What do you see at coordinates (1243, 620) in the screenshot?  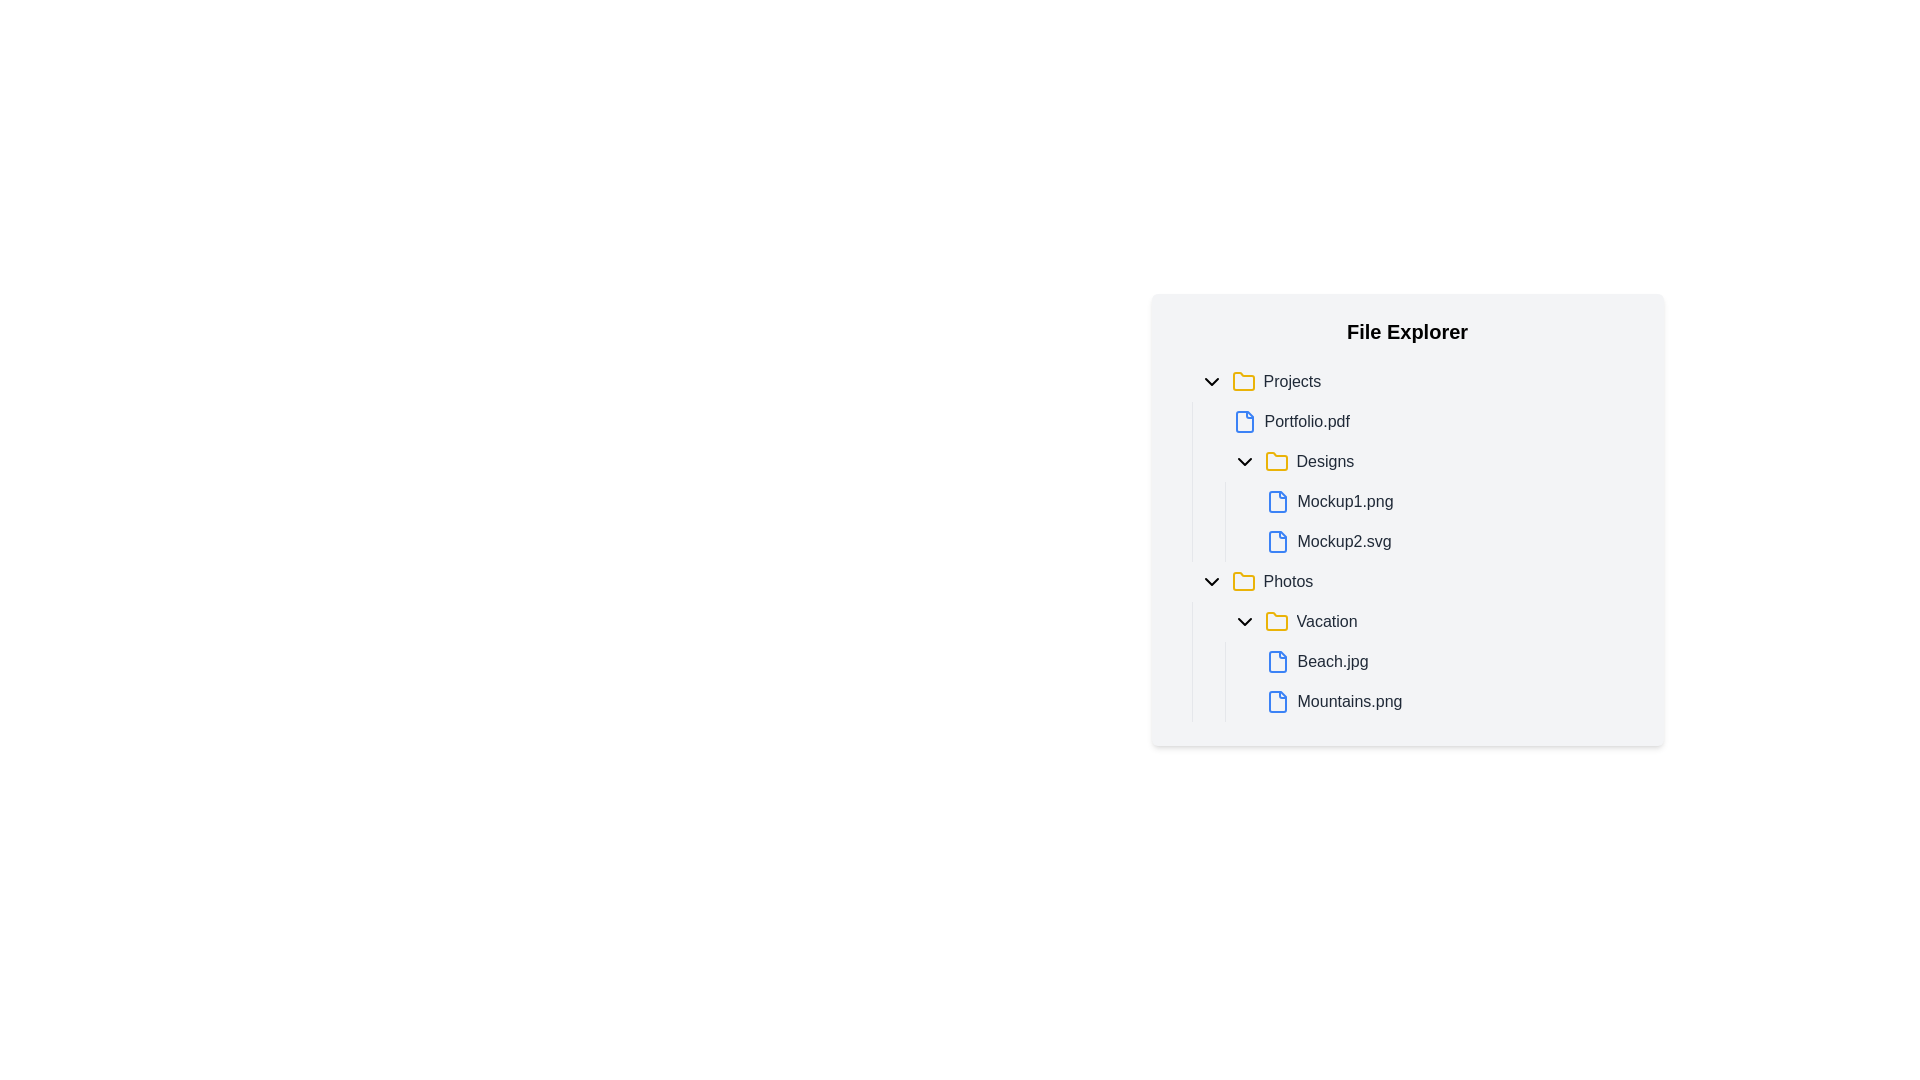 I see `the downwards-pointing chevron icon next to the 'Vacation' text` at bounding box center [1243, 620].